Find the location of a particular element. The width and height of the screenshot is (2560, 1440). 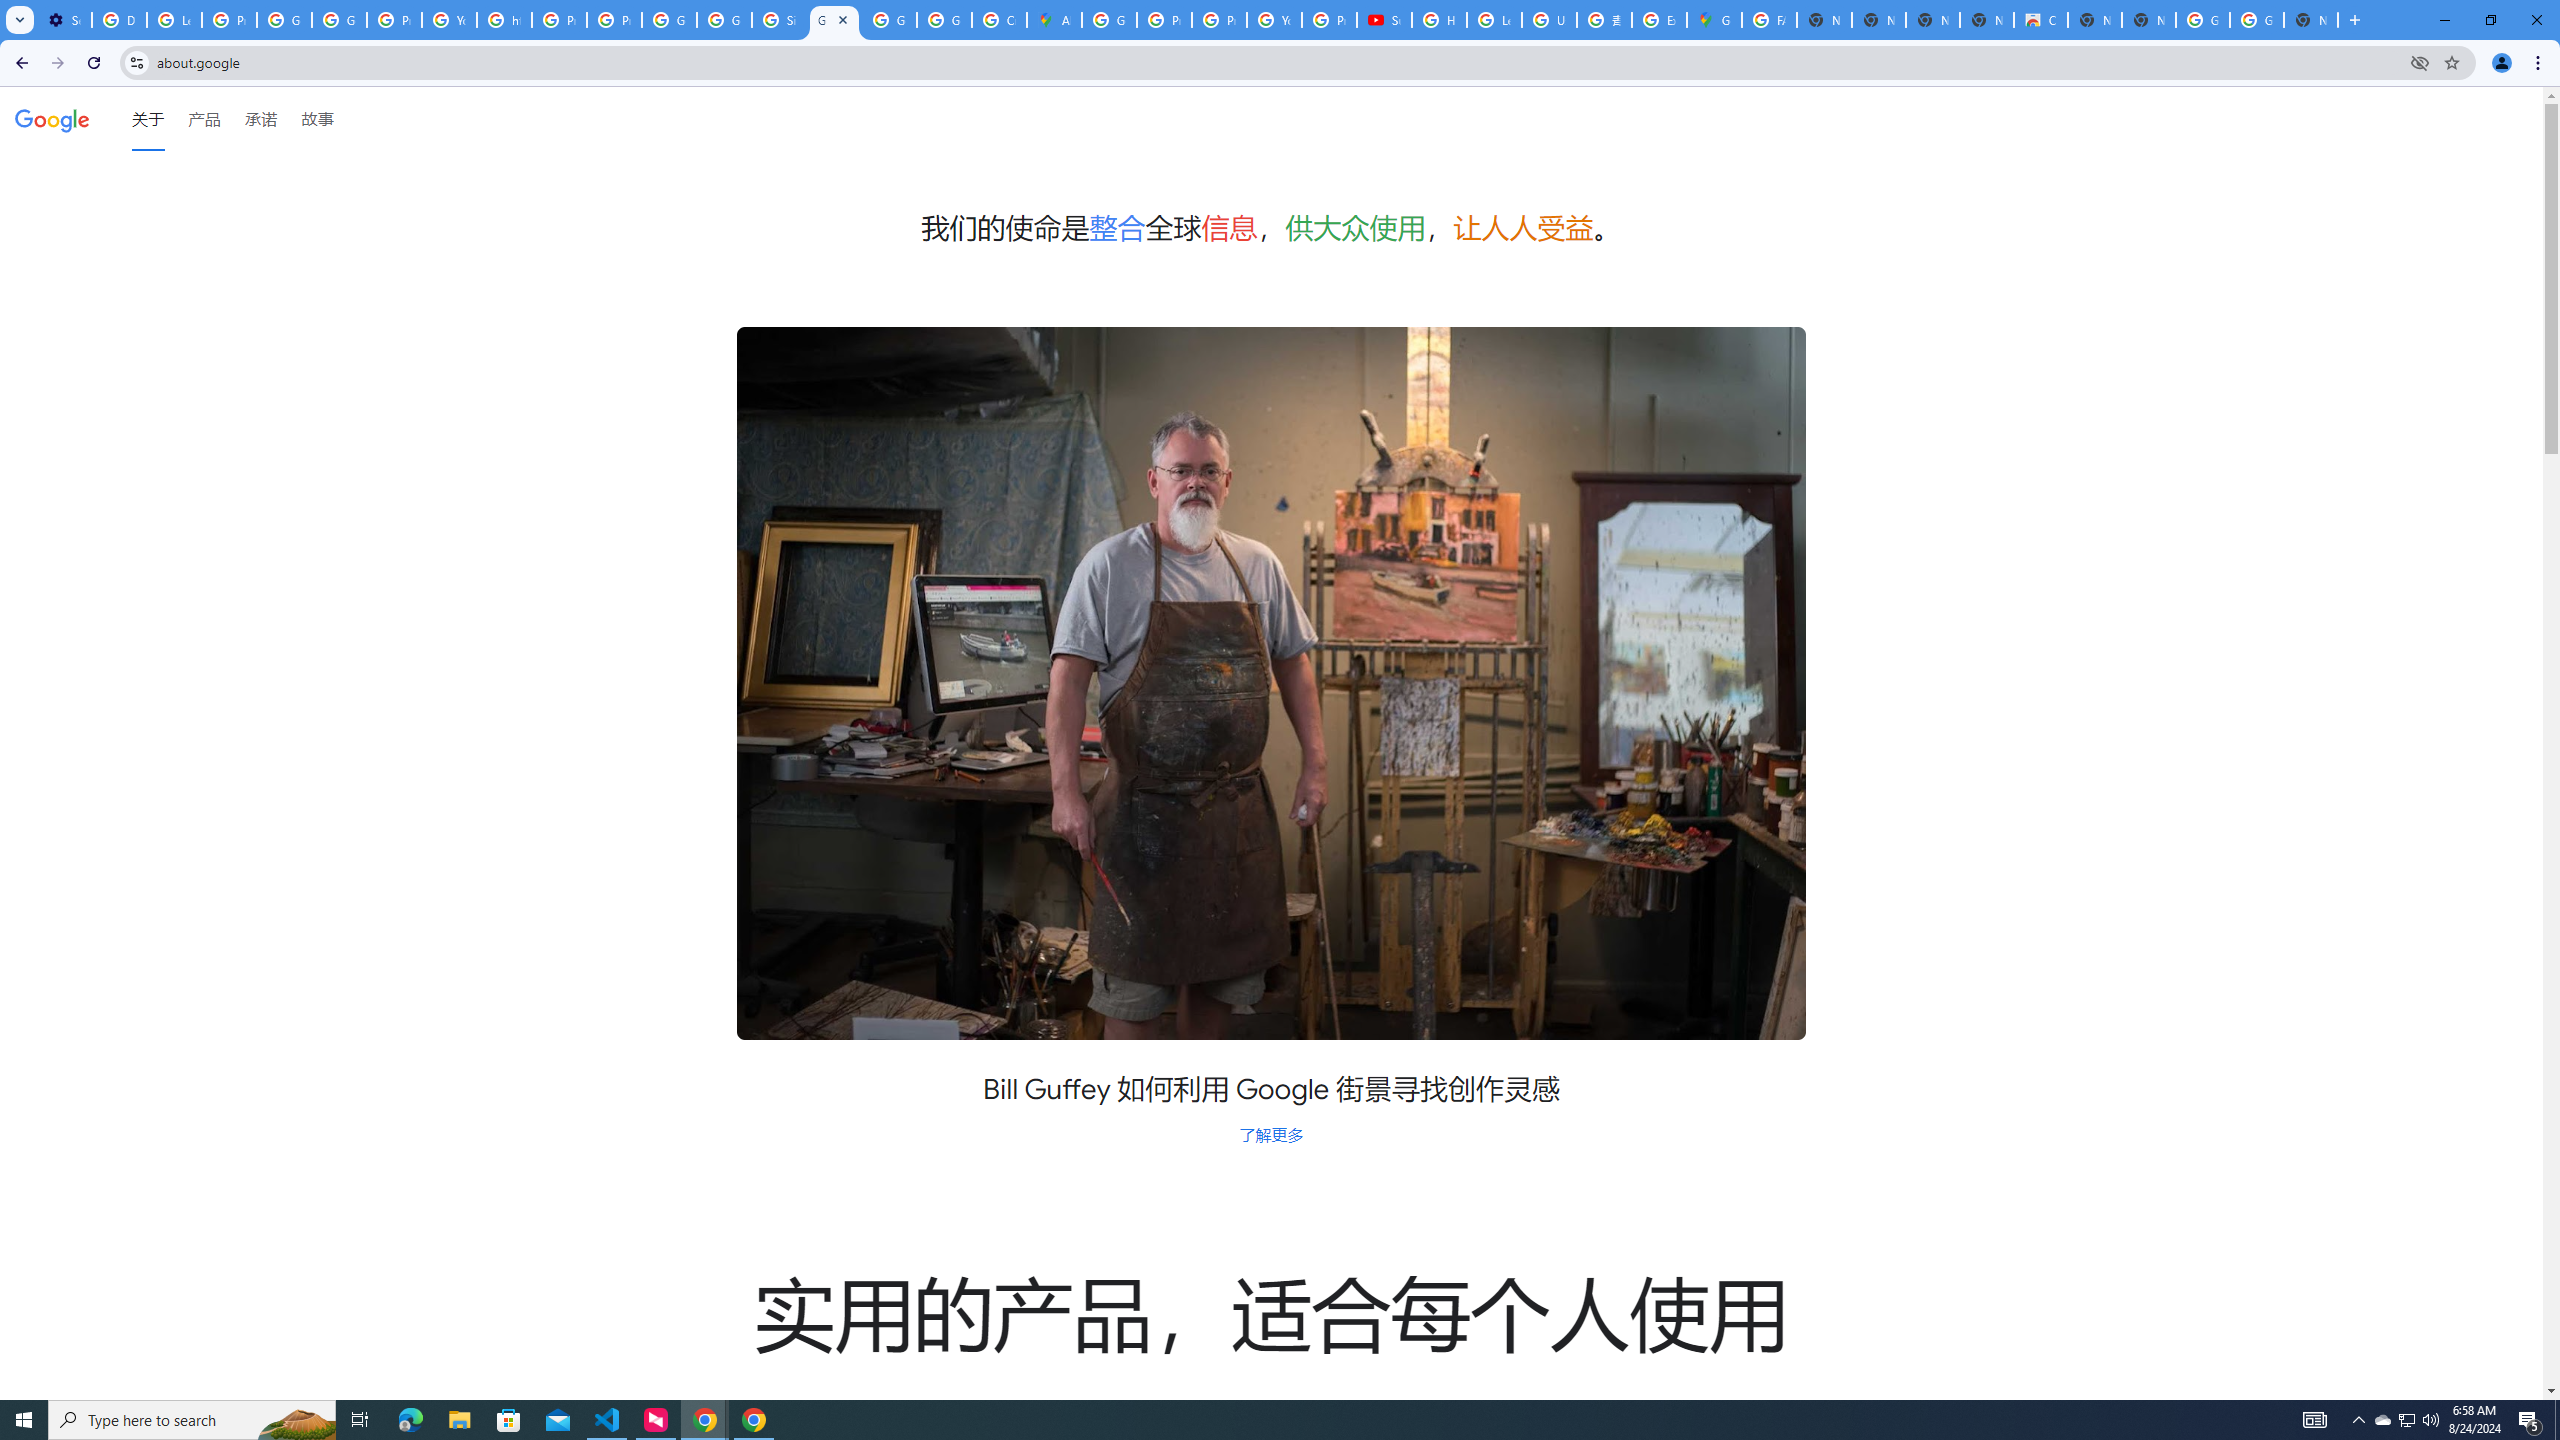

'New Tab' is located at coordinates (2311, 19).